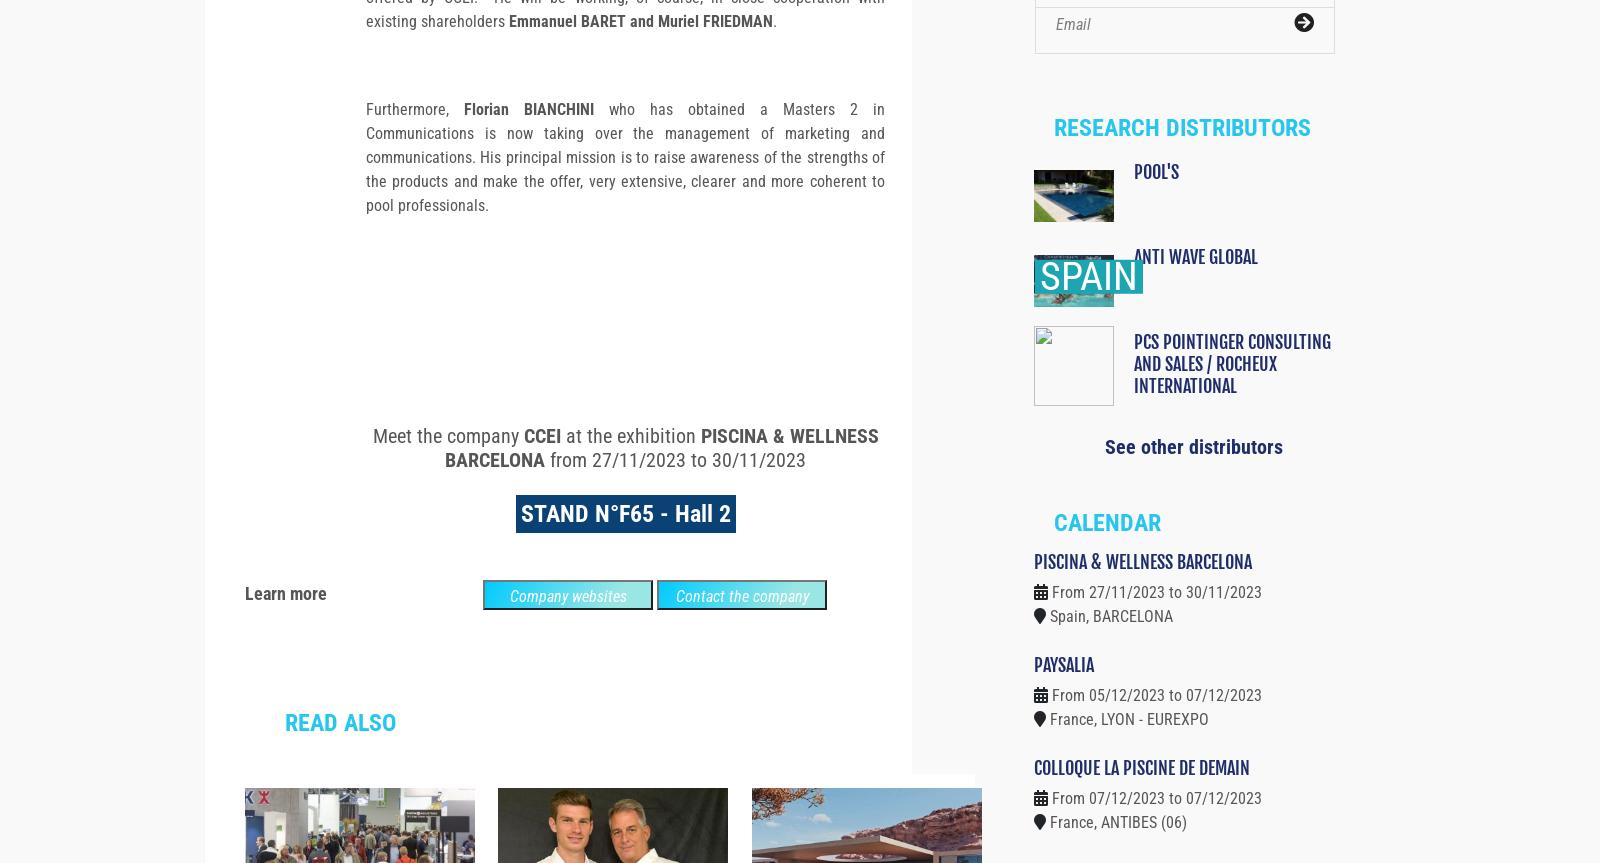 This screenshot has height=863, width=1600. Describe the element at coordinates (1049, 650) in the screenshot. I see `'Spain, 
								 BARCELONA'` at that location.